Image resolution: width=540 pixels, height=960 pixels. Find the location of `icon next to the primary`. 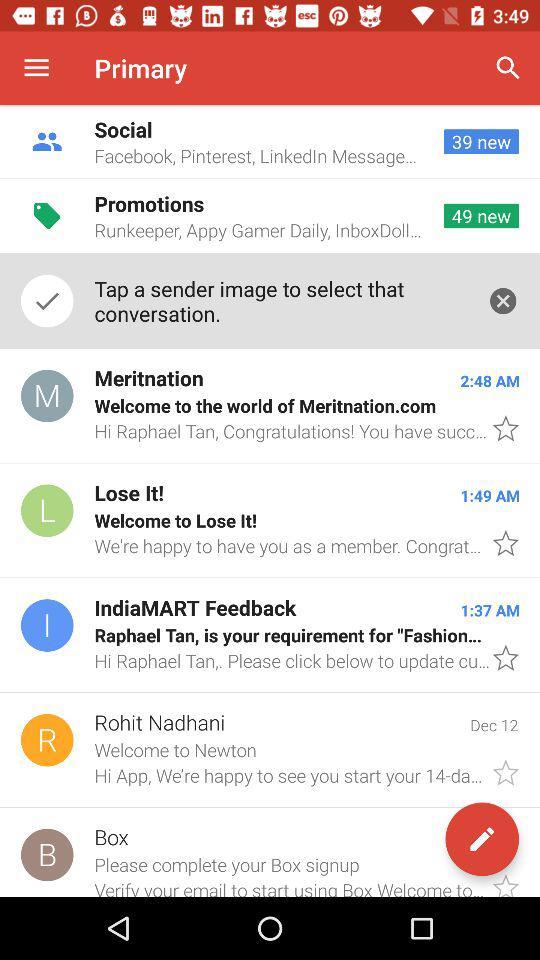

icon next to the primary is located at coordinates (36, 68).